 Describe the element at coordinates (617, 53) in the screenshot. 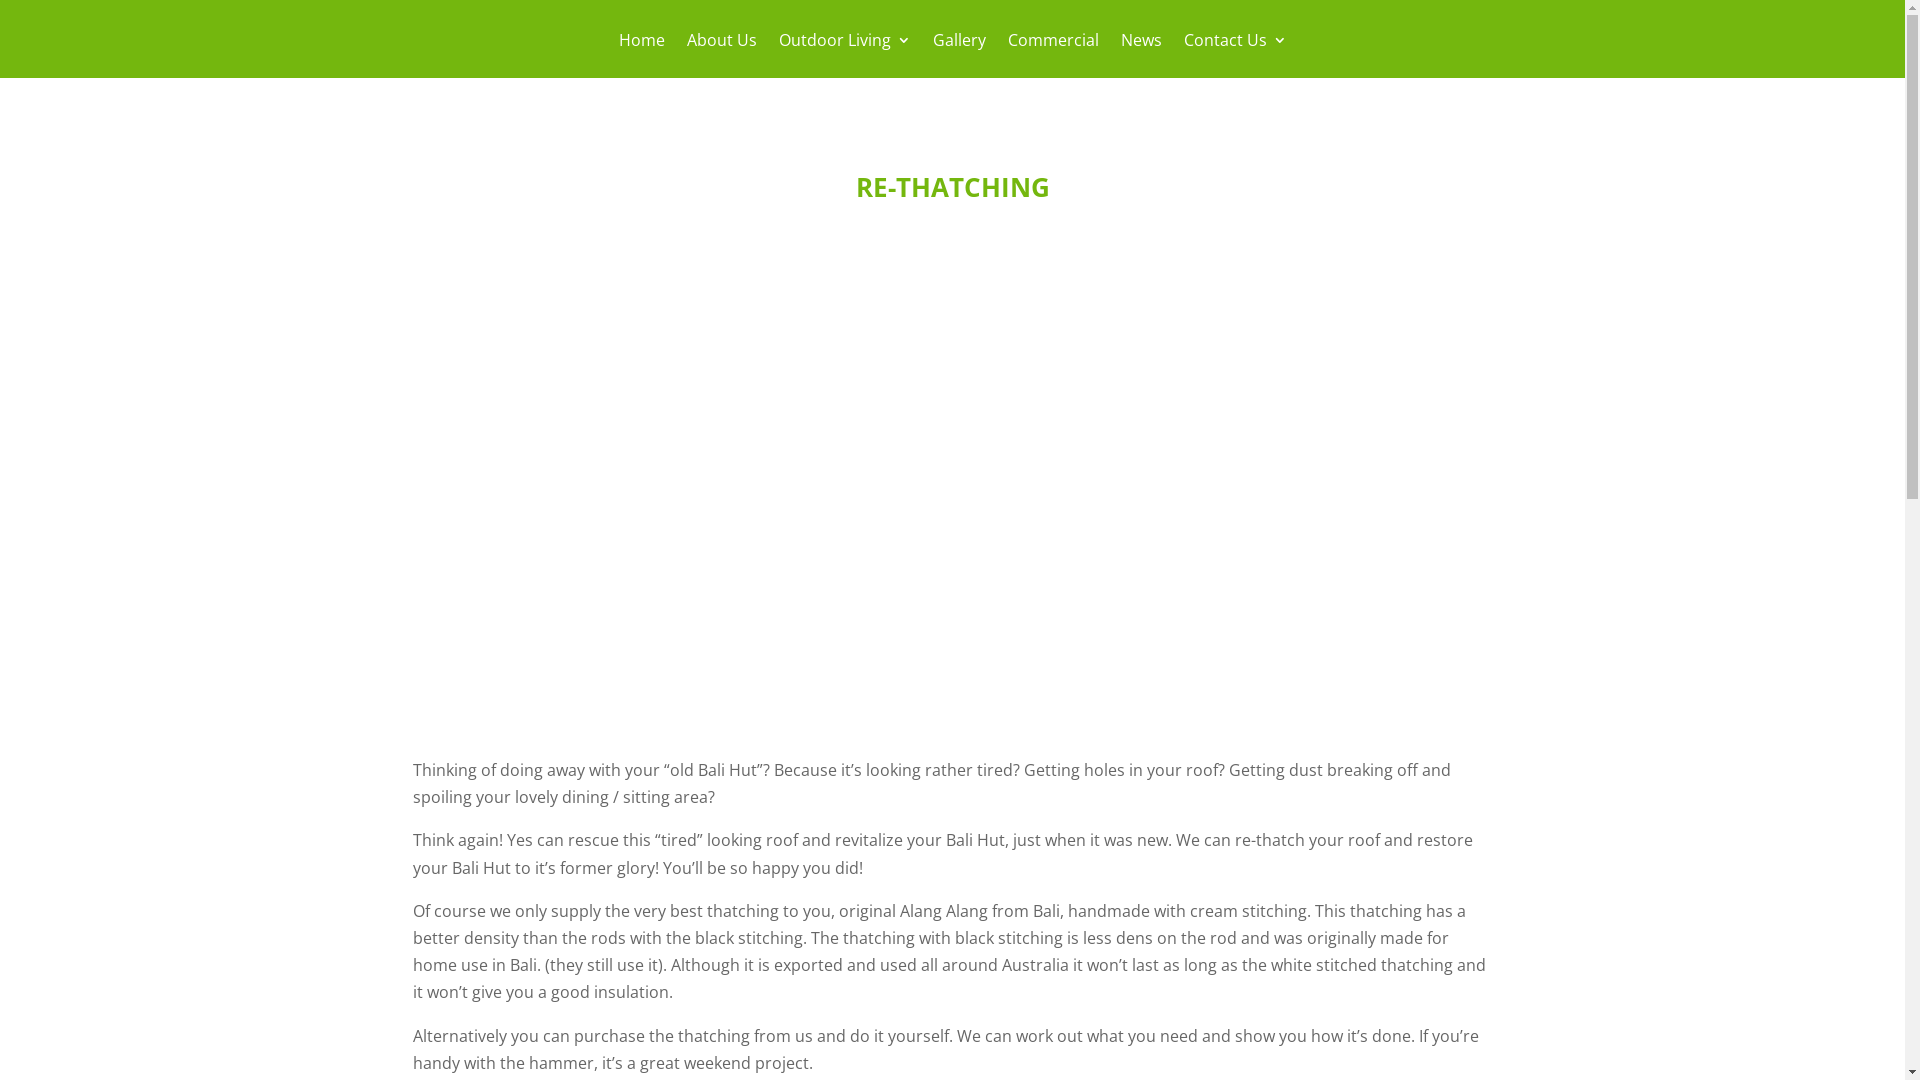

I see `'Home'` at that location.